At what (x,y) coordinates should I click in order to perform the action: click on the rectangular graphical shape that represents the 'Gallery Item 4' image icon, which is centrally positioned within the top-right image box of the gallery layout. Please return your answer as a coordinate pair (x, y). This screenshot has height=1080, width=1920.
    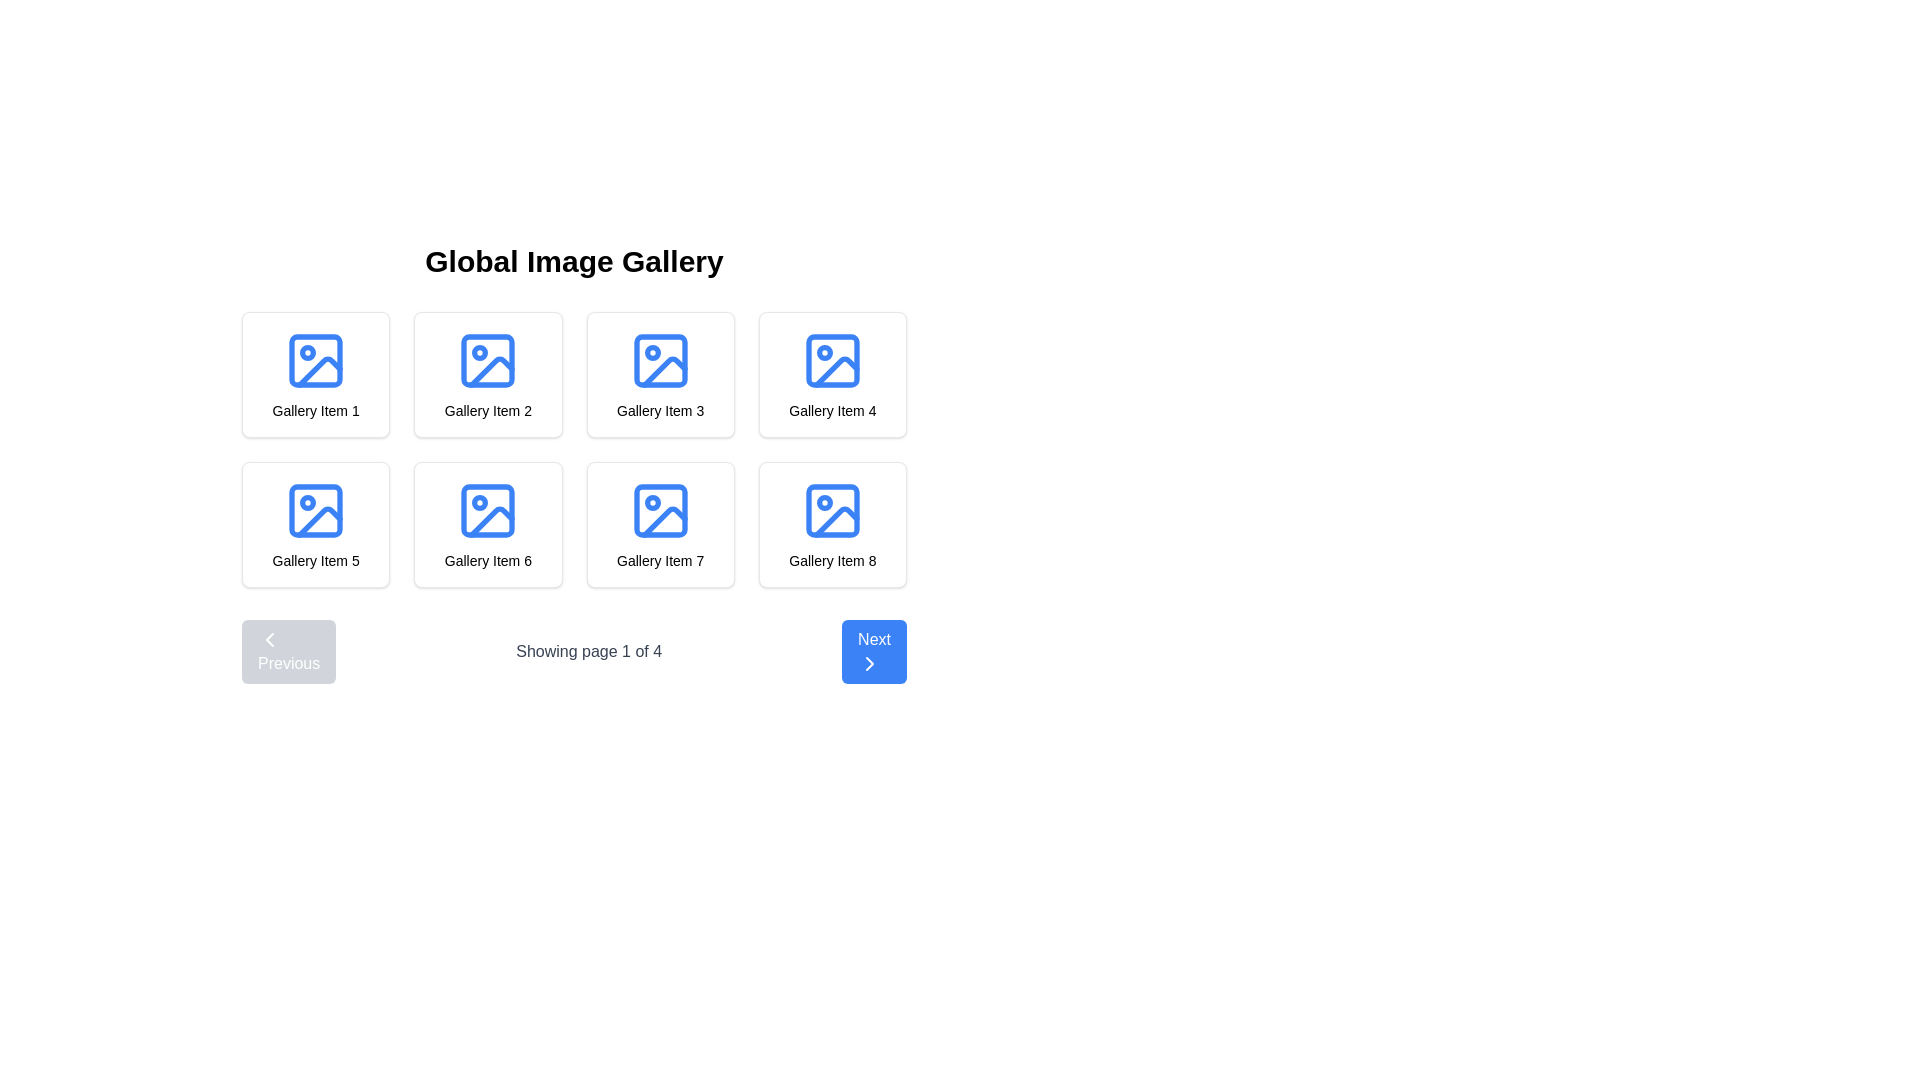
    Looking at the image, I should click on (832, 361).